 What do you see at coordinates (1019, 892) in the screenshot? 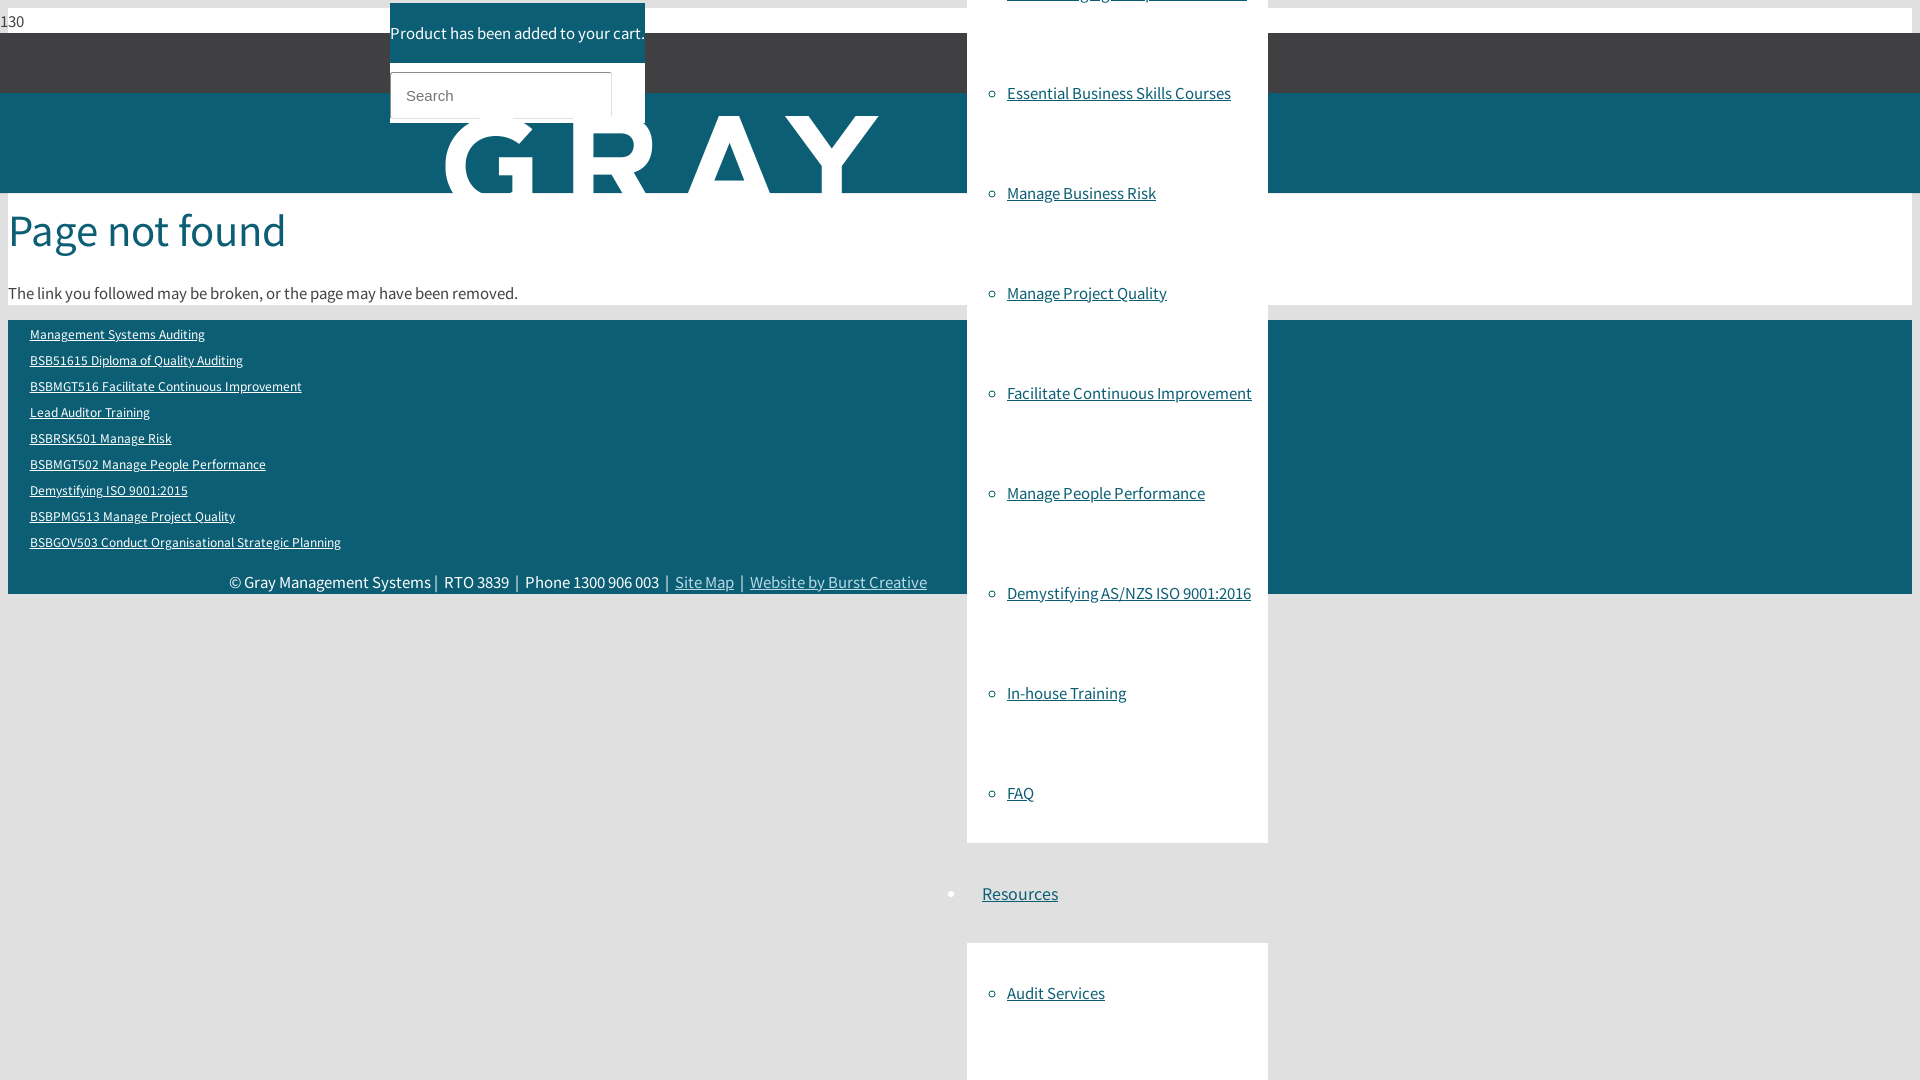
I see `'Resources'` at bounding box center [1019, 892].